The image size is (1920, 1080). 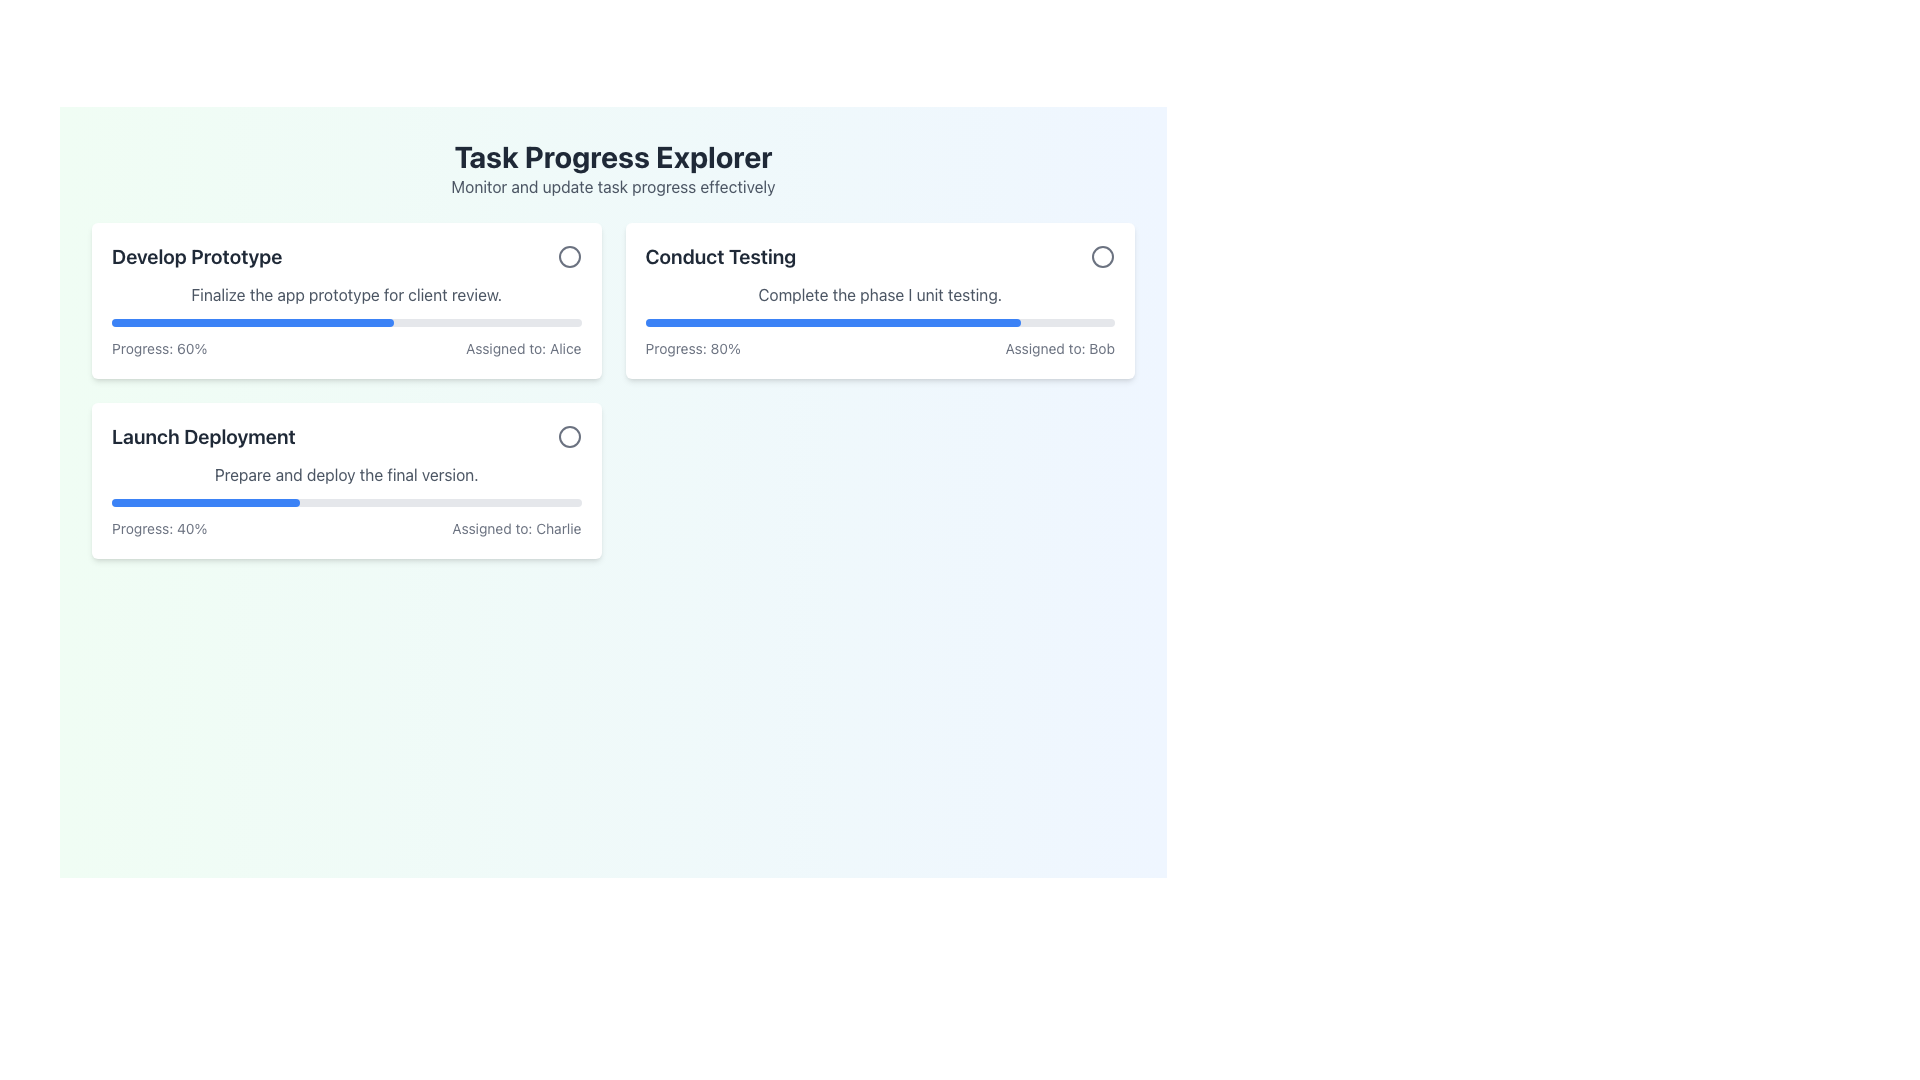 What do you see at coordinates (158, 527) in the screenshot?
I see `the text label displaying 'Progress: 40%' in gray font, located at the bottom-left side of the 'Launch Deployment' card` at bounding box center [158, 527].